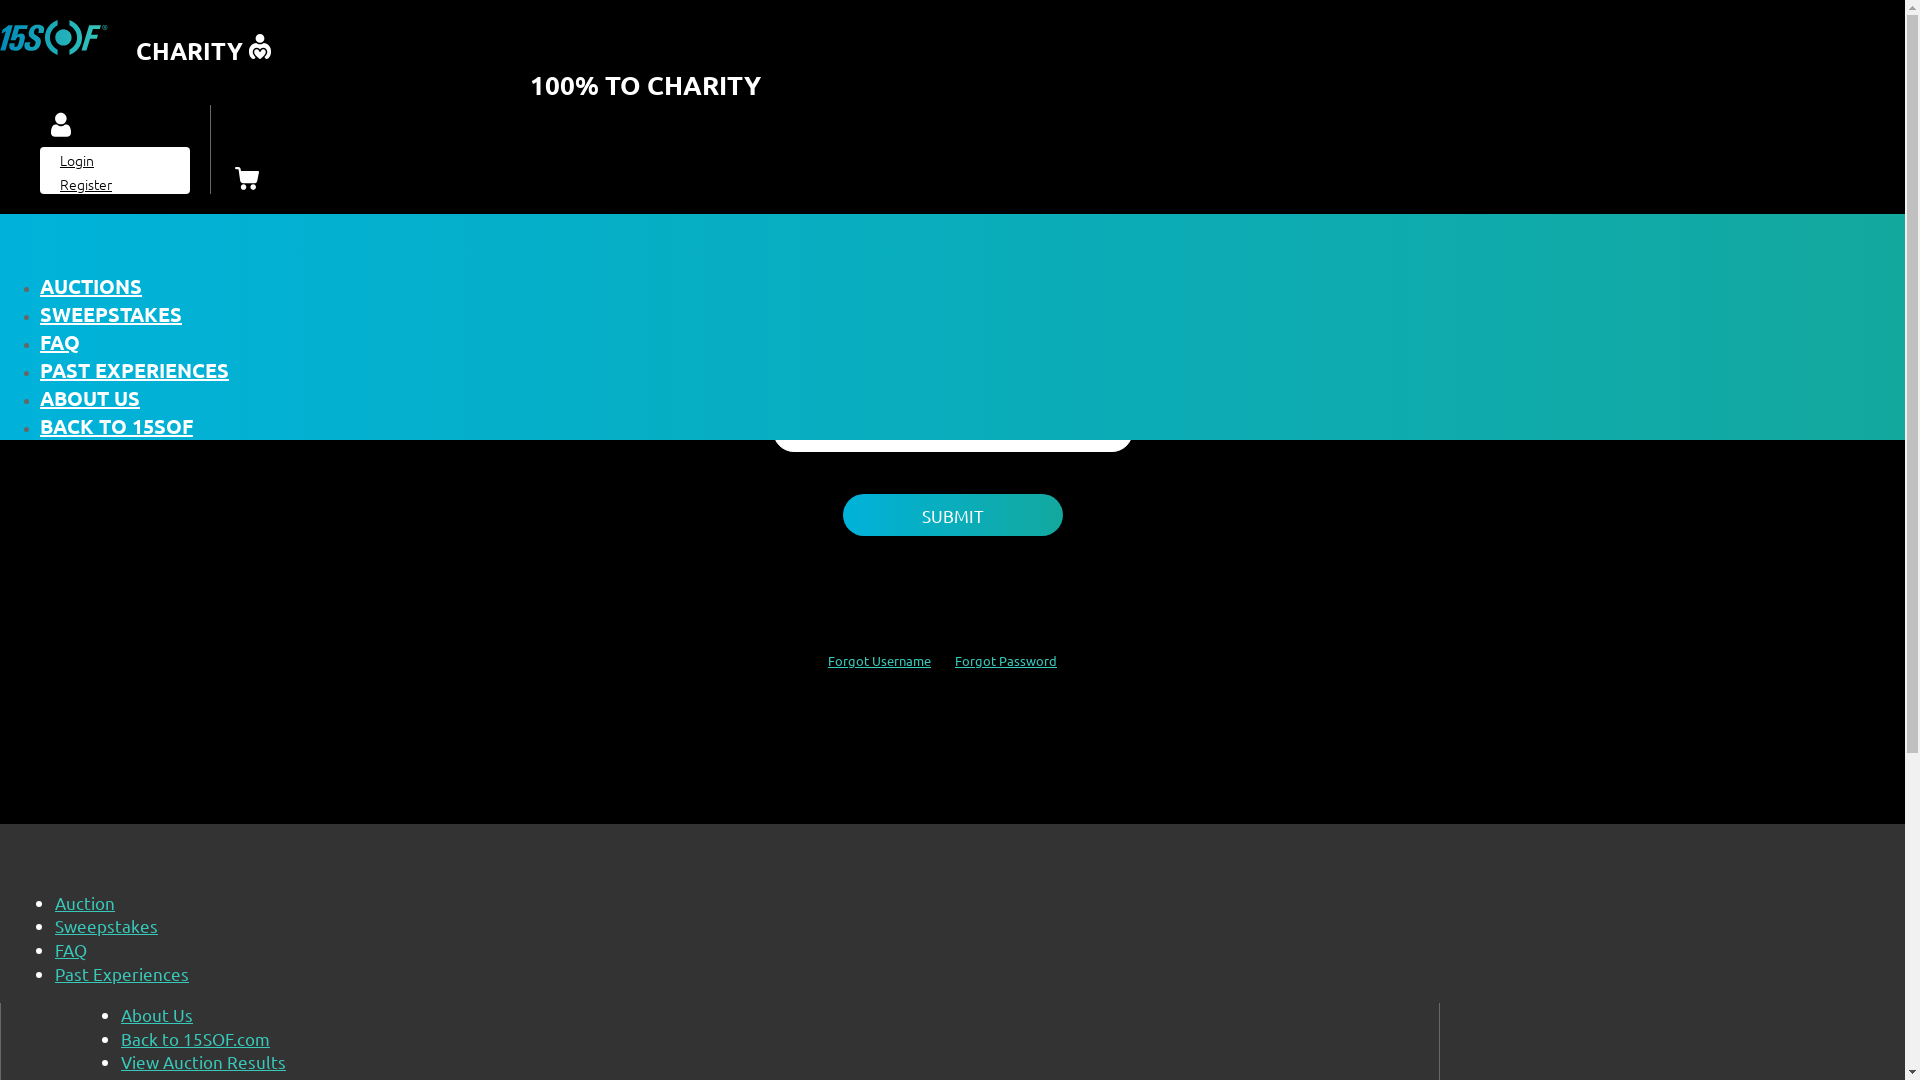  What do you see at coordinates (84, 902) in the screenshot?
I see `'Auction'` at bounding box center [84, 902].